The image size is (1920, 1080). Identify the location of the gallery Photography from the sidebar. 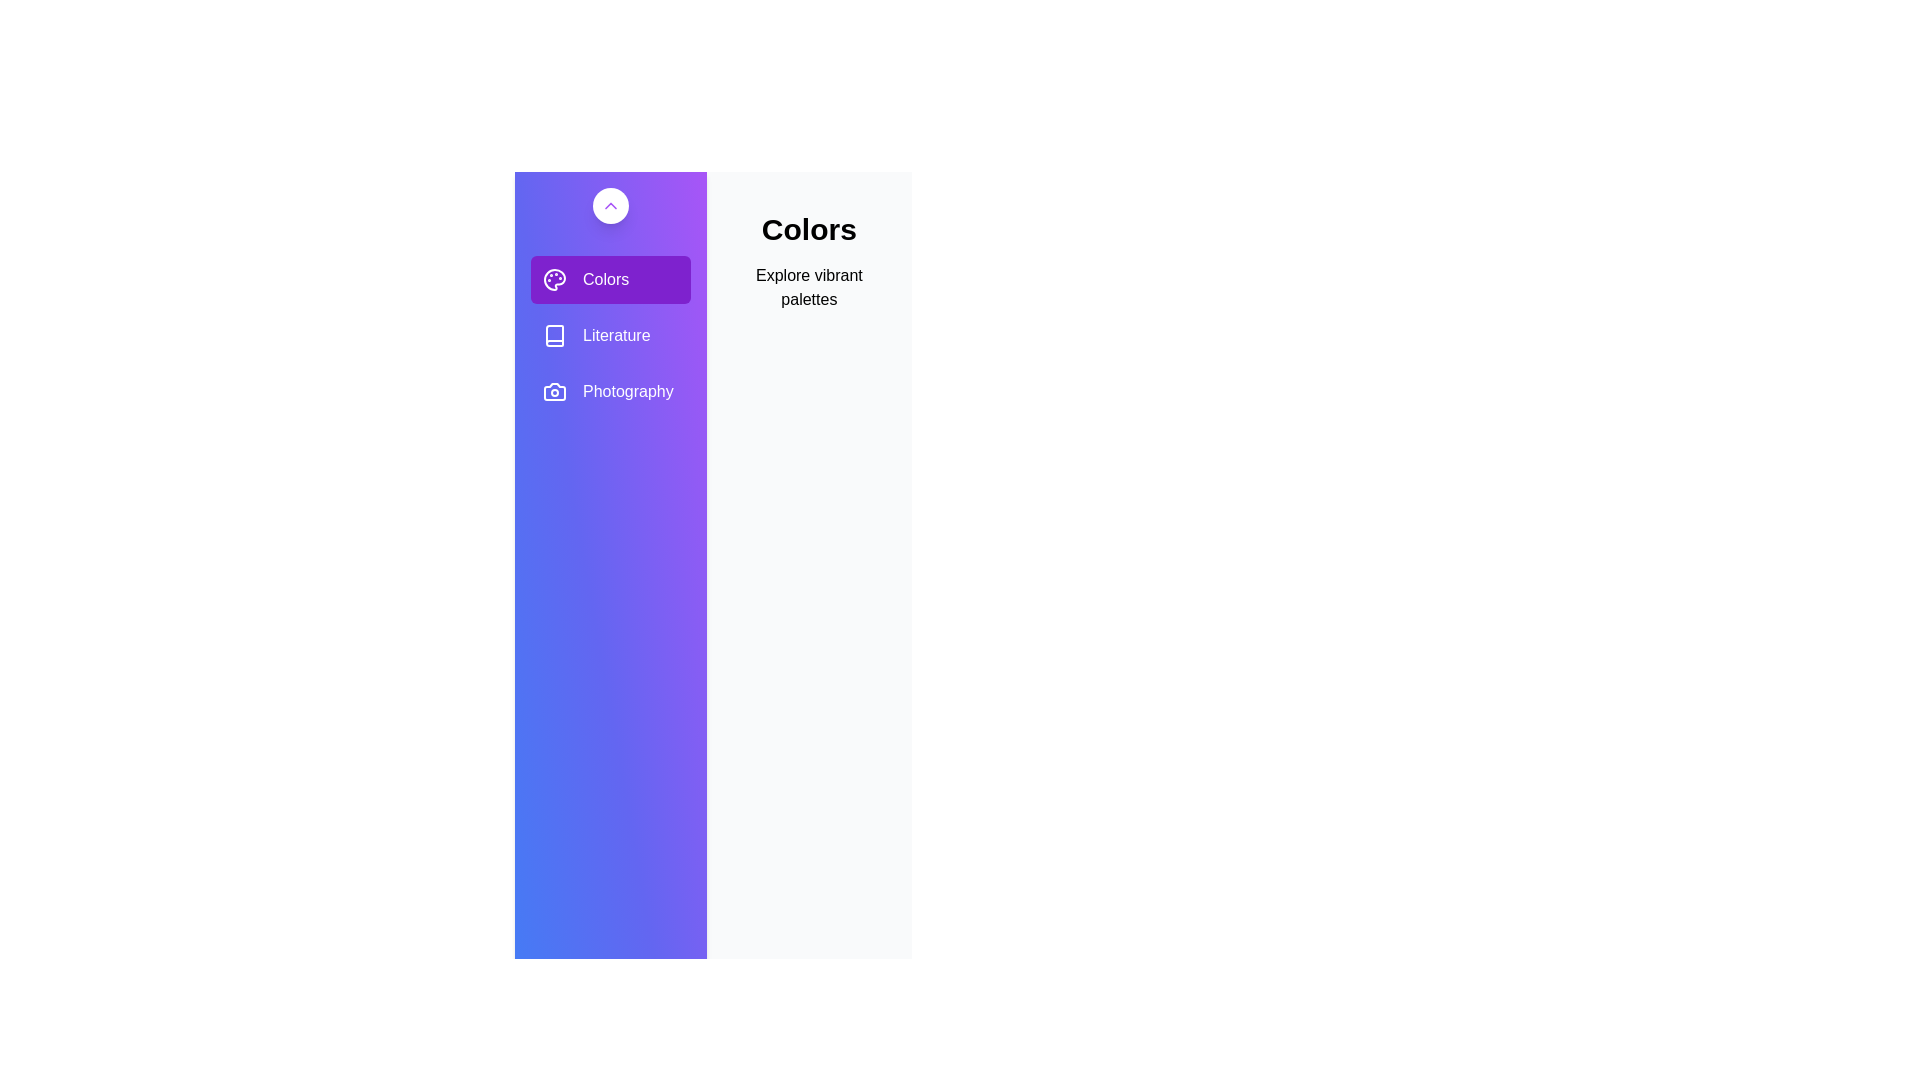
(609, 392).